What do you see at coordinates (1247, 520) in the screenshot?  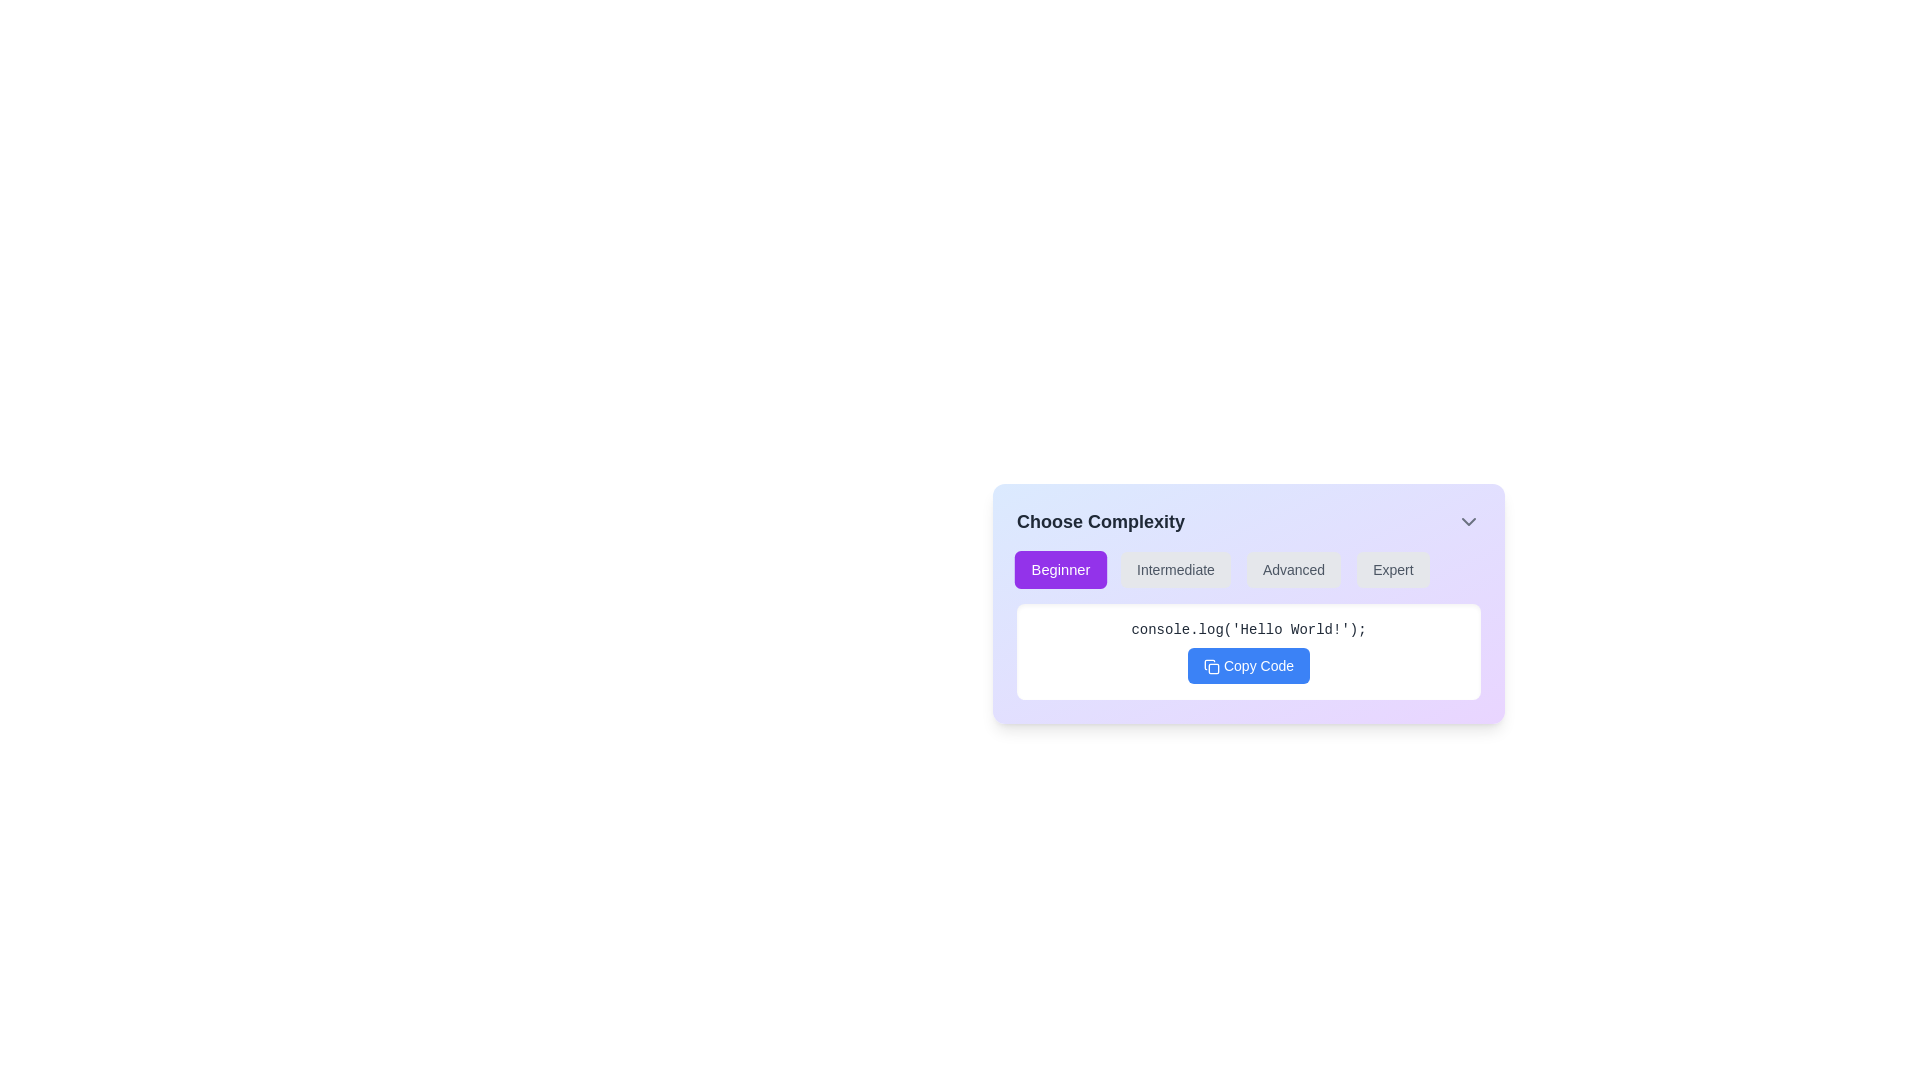 I see `the Dropdown header located at the top of the box interface to enable keyboard navigation` at bounding box center [1247, 520].